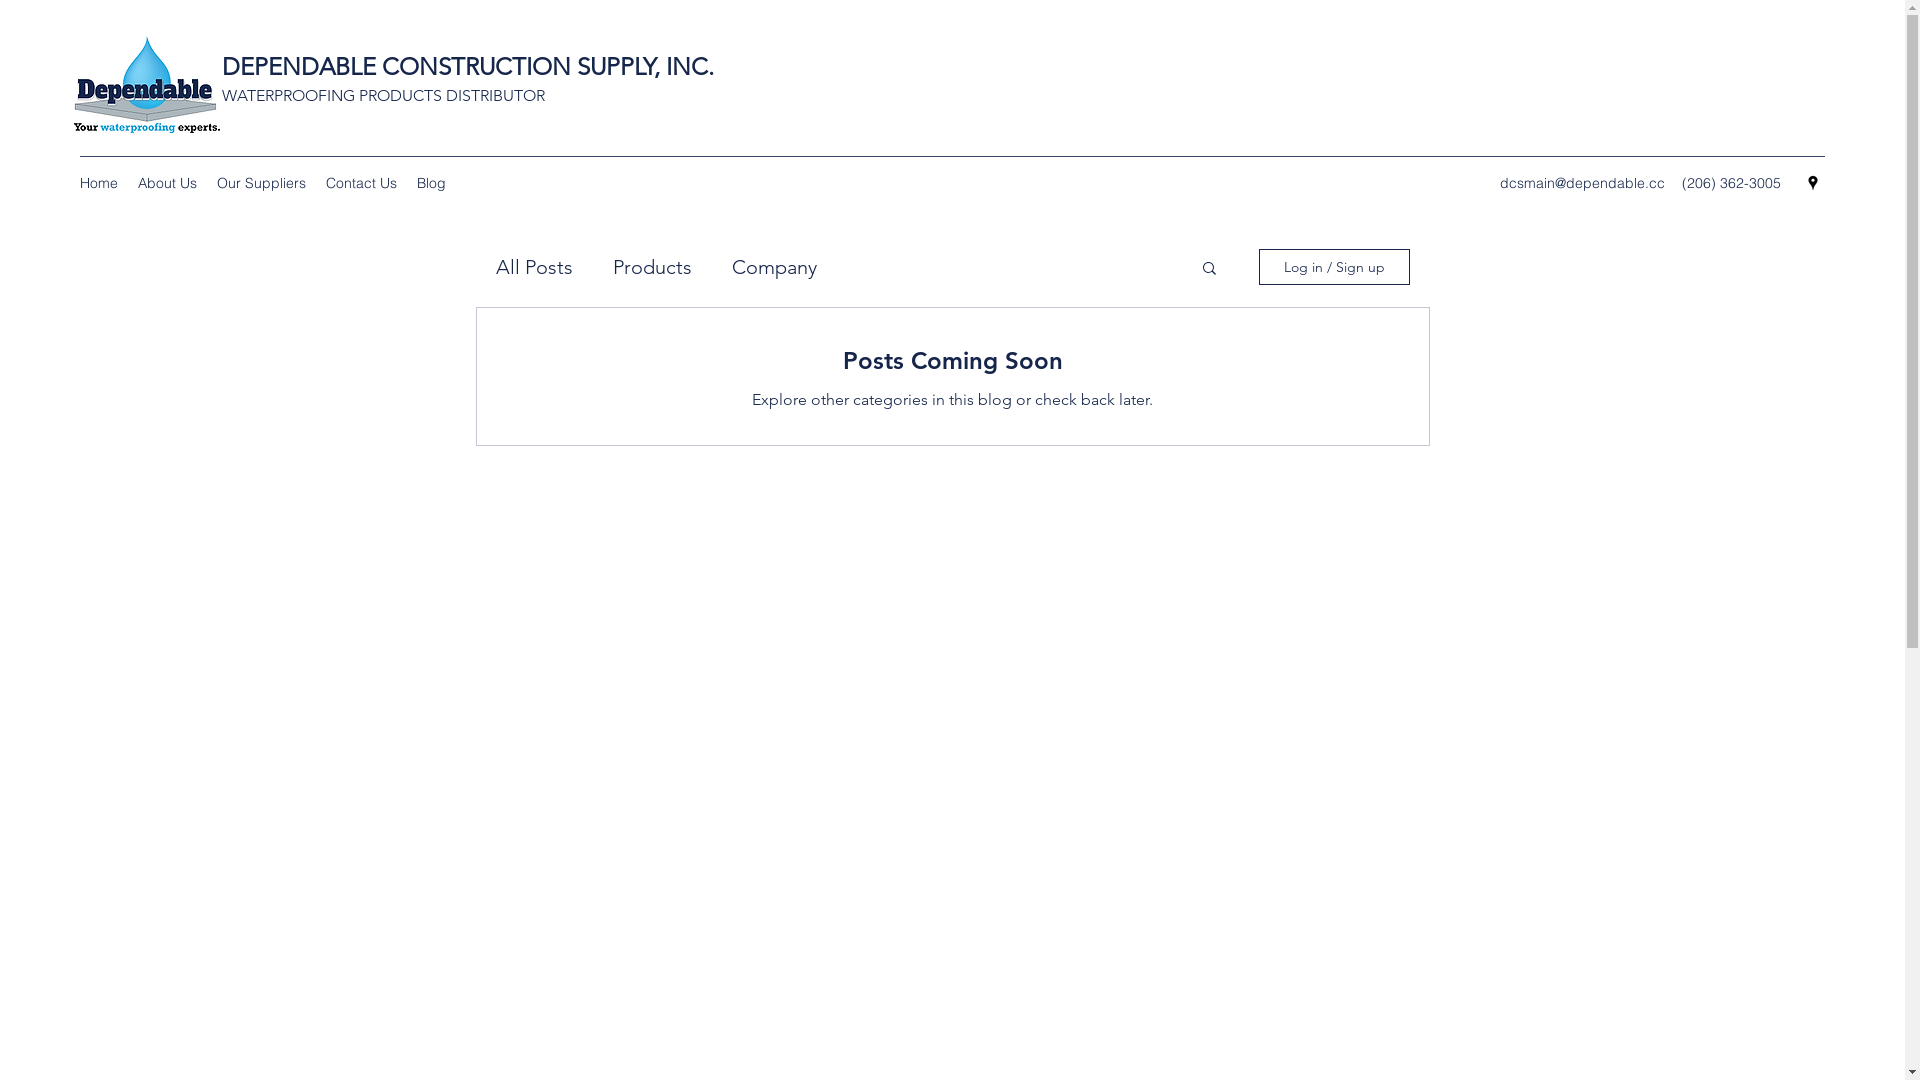  Describe the element at coordinates (430, 182) in the screenshot. I see `'Blog'` at that location.